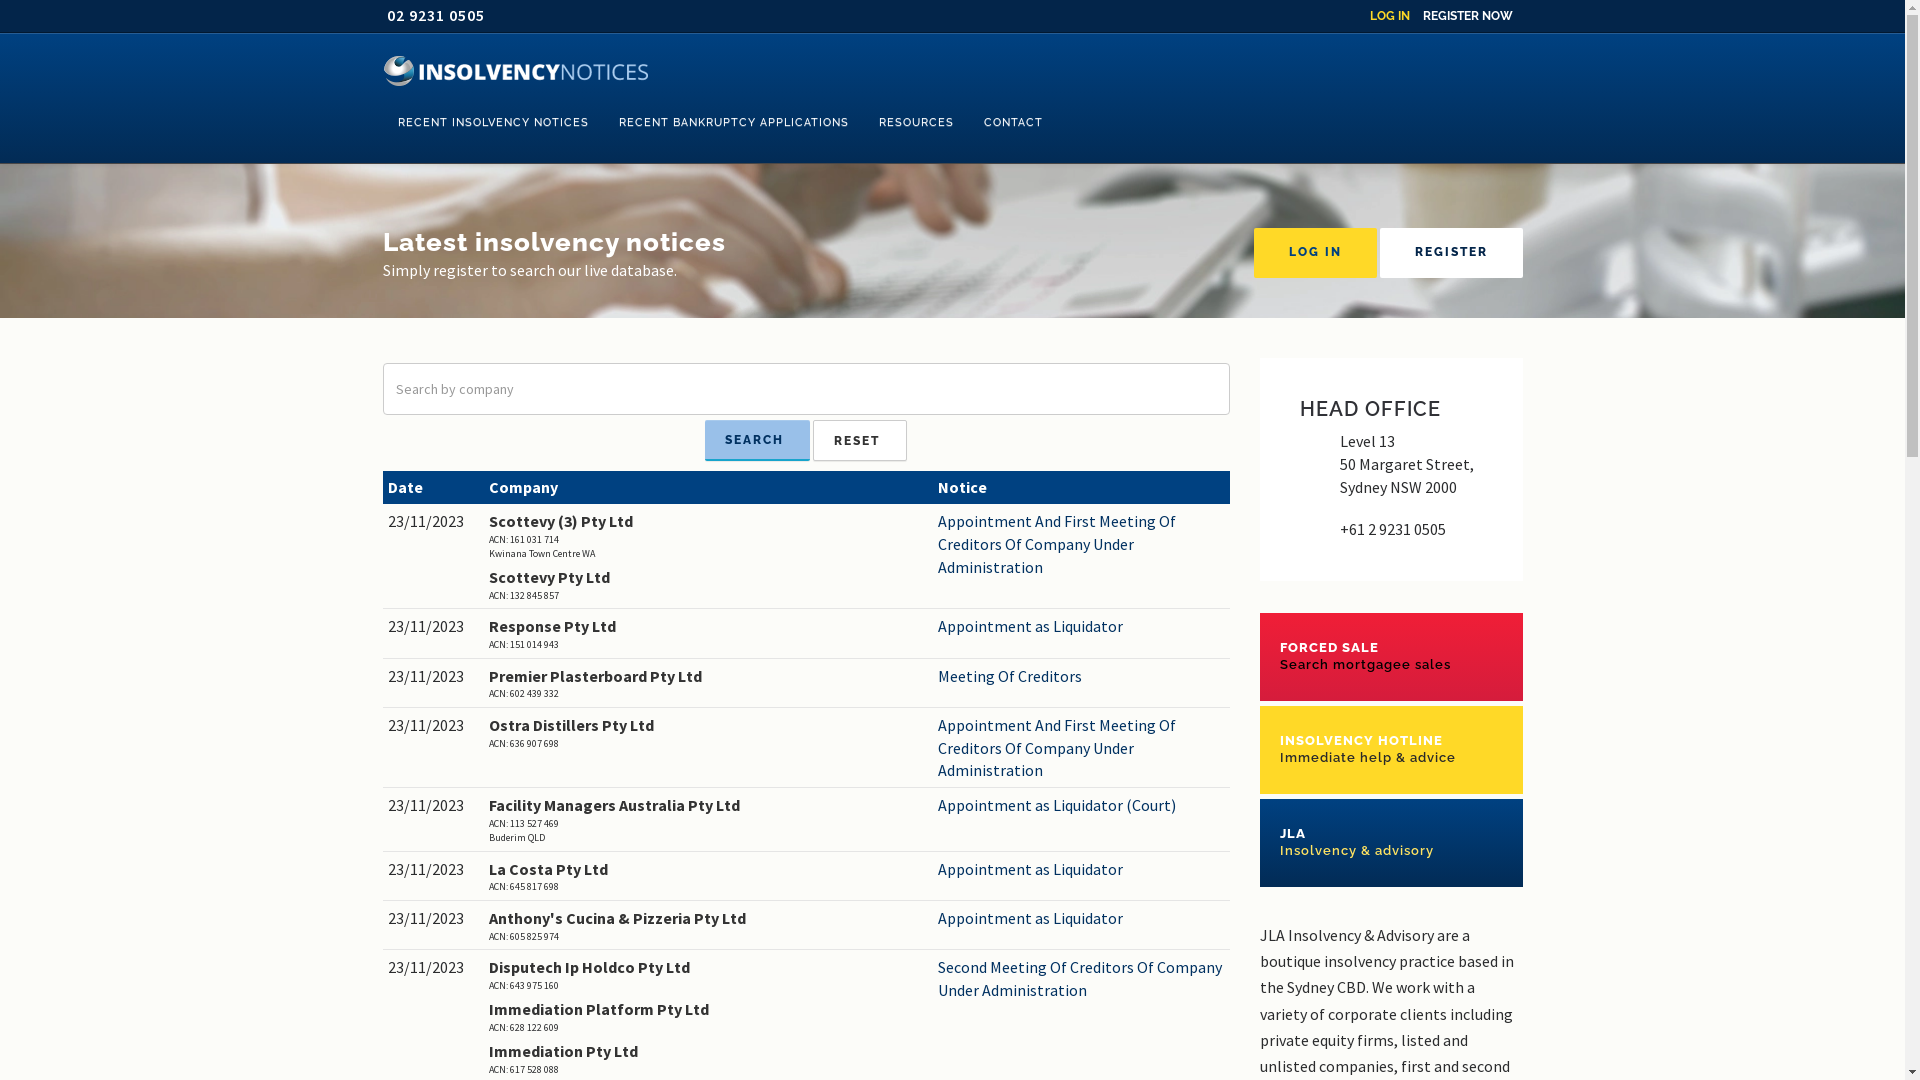 This screenshot has width=1920, height=1080. Describe the element at coordinates (1451, 252) in the screenshot. I see `'REGISTER'` at that location.